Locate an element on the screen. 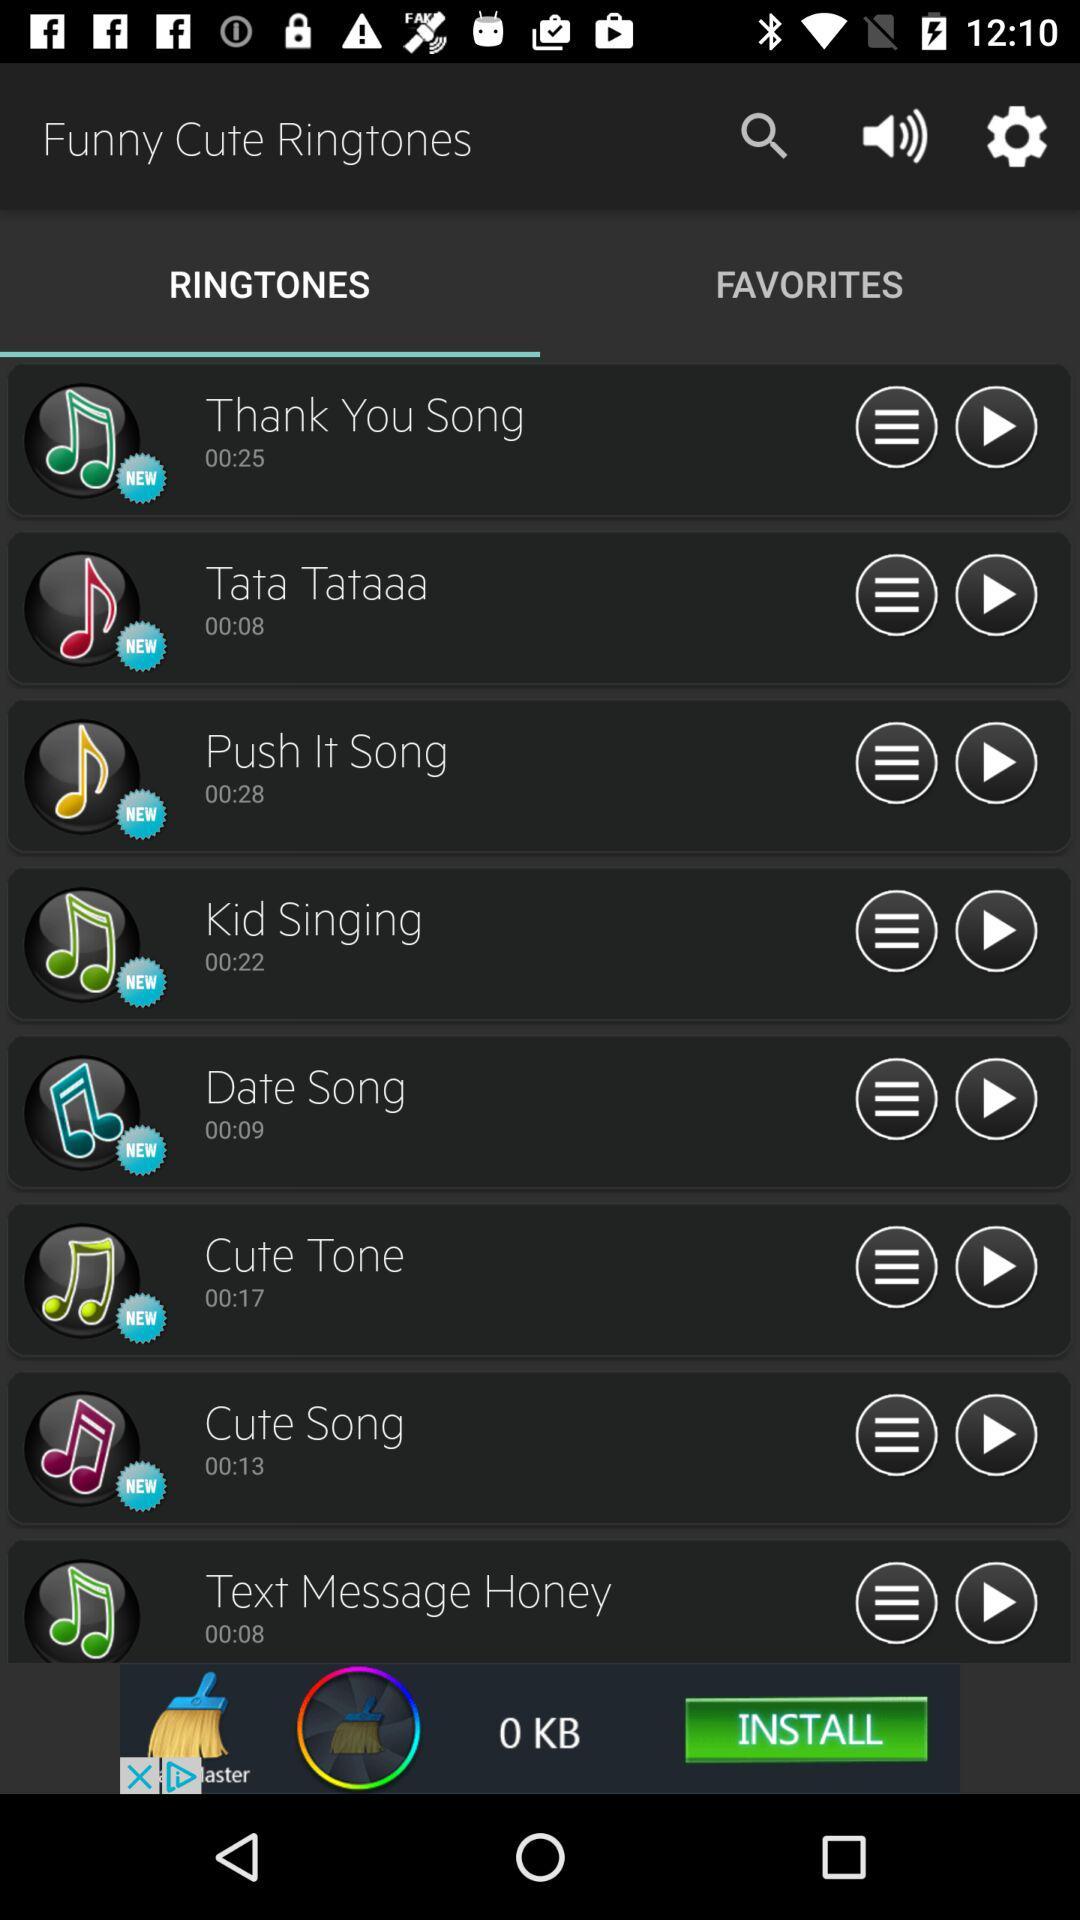  a ringtone is located at coordinates (995, 427).